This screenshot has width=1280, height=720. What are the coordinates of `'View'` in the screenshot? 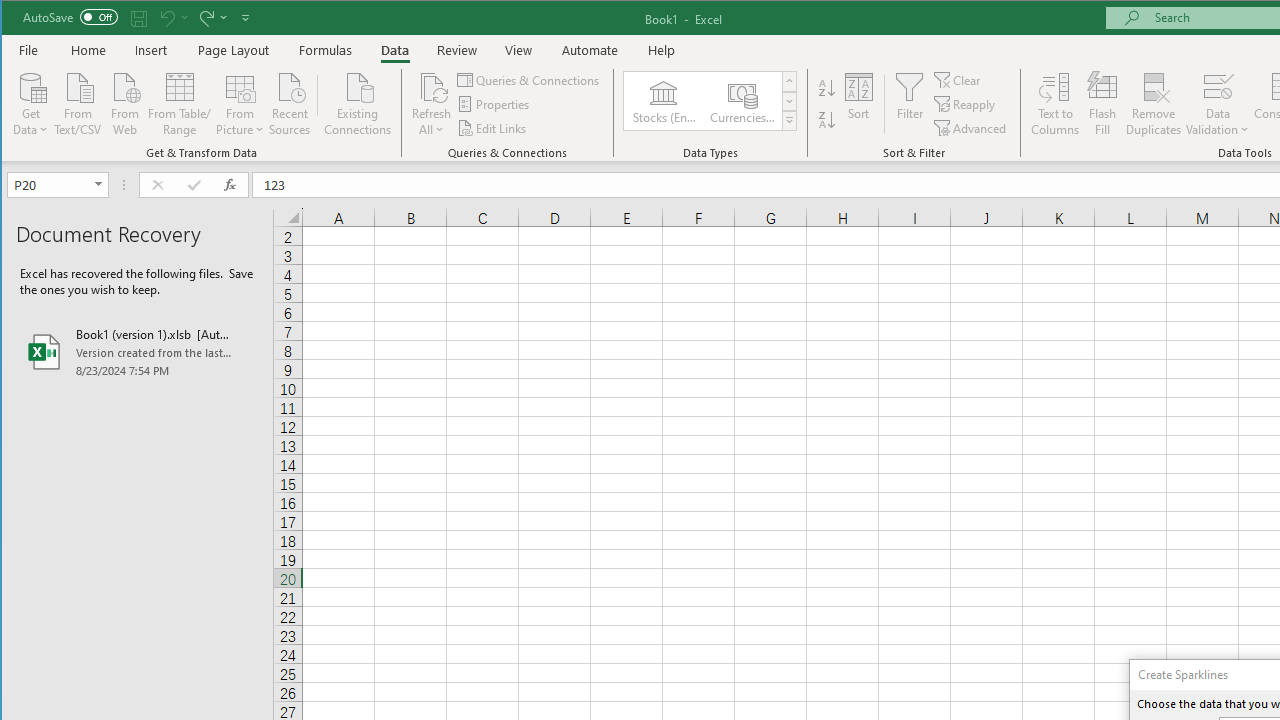 It's located at (519, 49).